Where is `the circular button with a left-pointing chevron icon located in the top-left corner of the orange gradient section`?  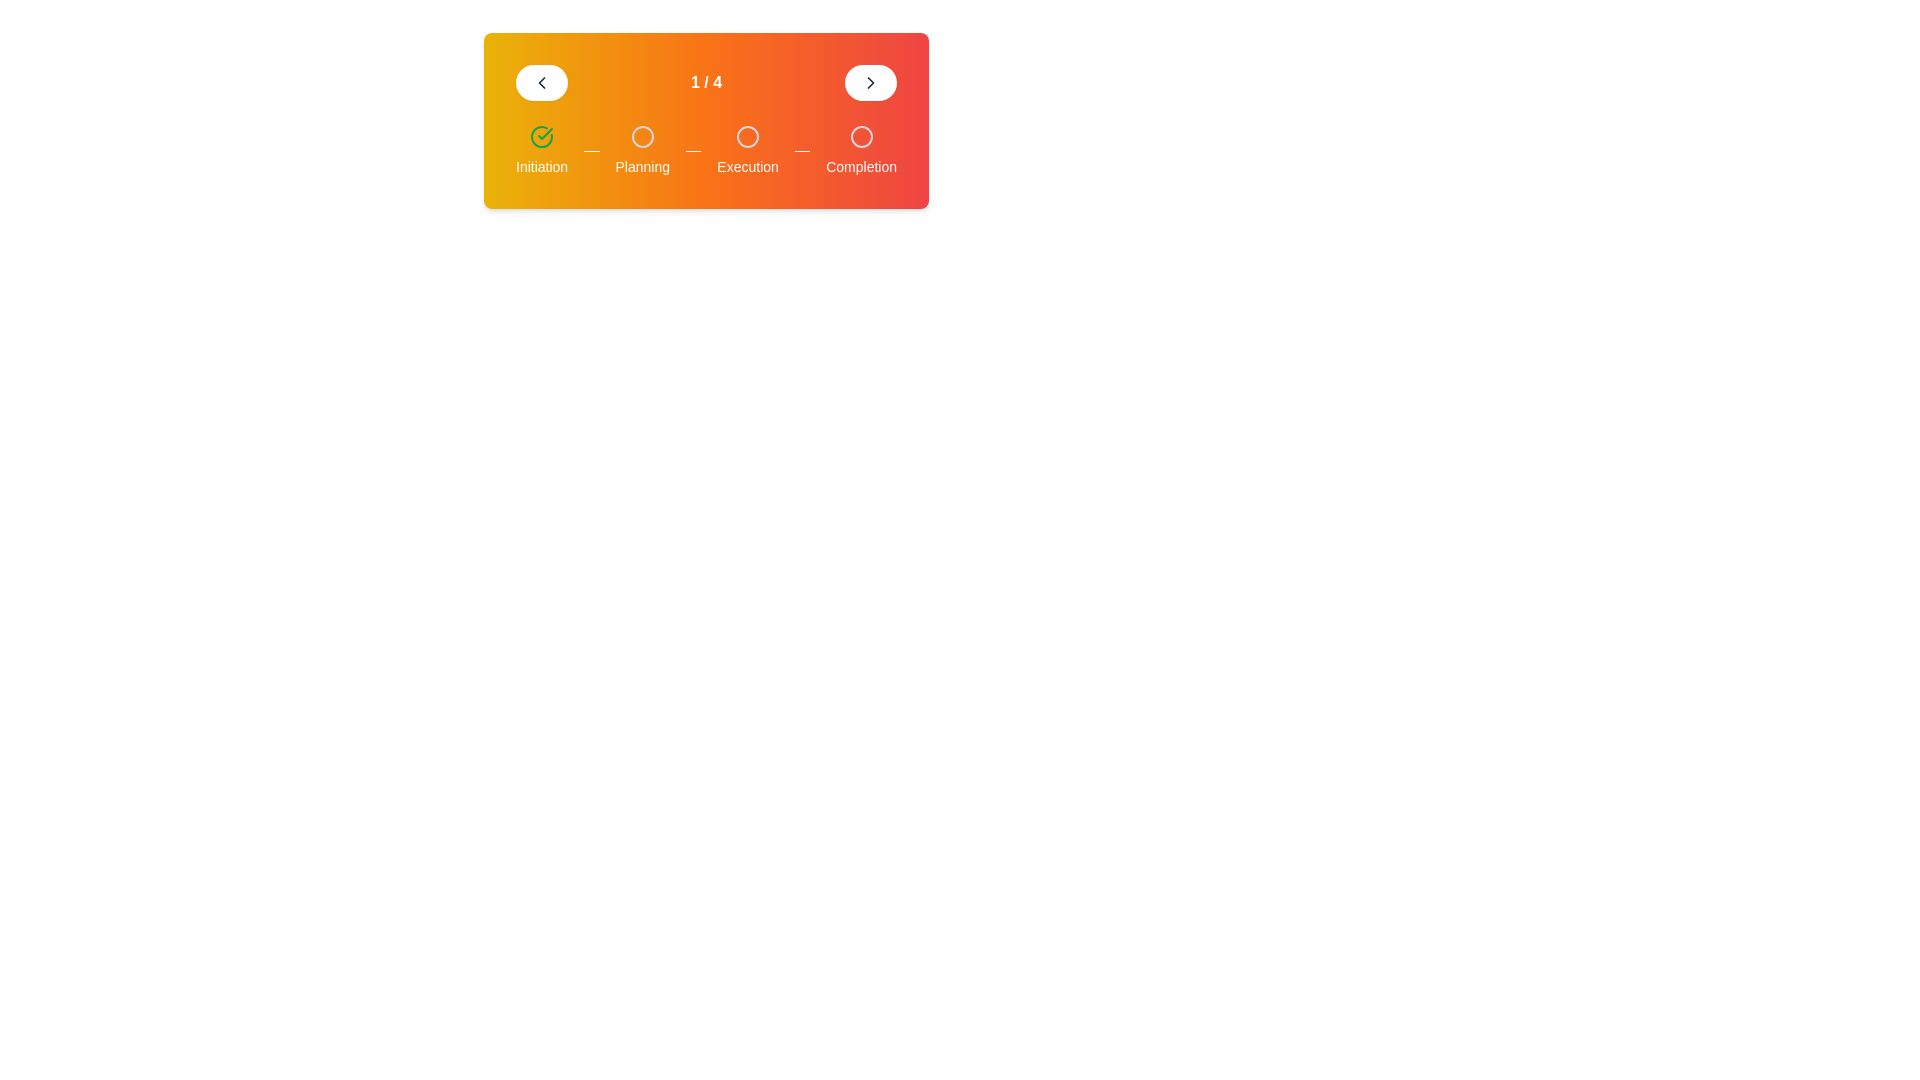
the circular button with a left-pointing chevron icon located in the top-left corner of the orange gradient section is located at coordinates (542, 82).